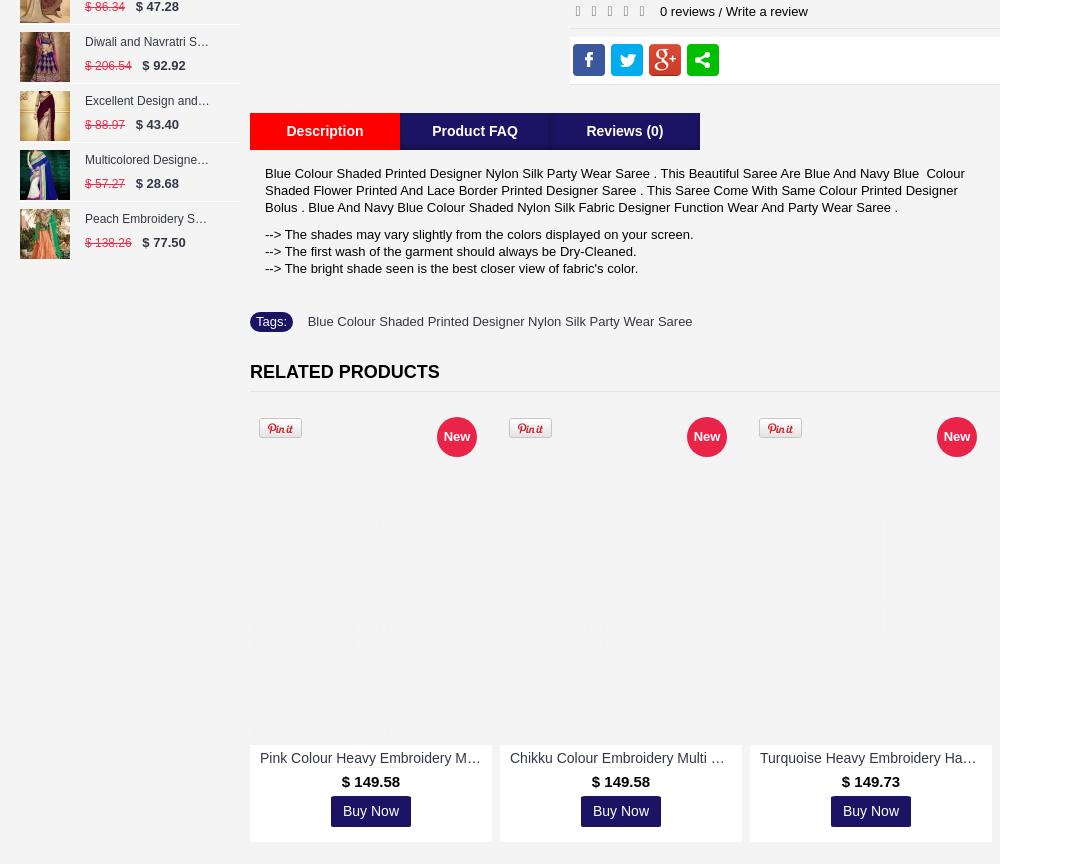 The width and height of the screenshot is (1090, 864). Describe the element at coordinates (624, 129) in the screenshot. I see `'Reviews (0)'` at that location.